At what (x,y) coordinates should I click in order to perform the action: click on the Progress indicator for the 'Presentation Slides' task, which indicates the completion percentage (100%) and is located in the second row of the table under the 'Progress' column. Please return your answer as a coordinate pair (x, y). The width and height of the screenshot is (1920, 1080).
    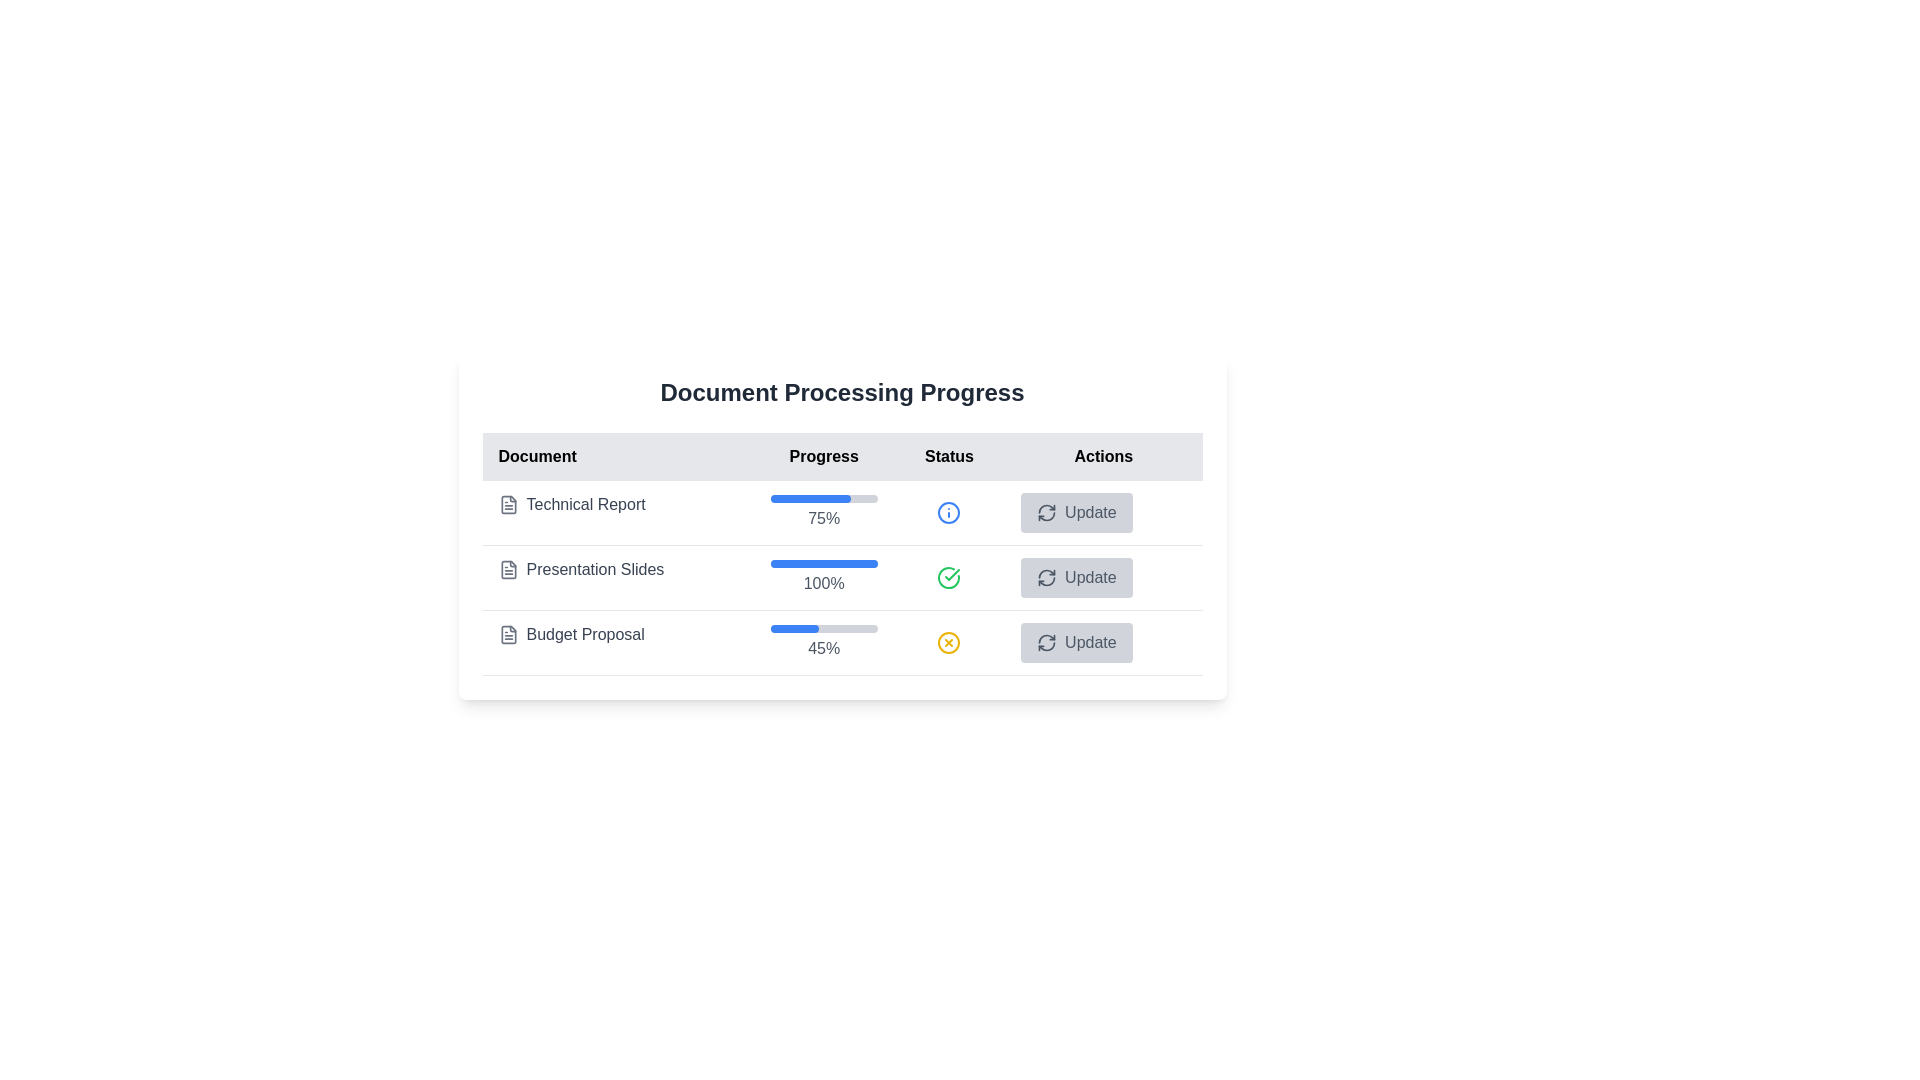
    Looking at the image, I should click on (842, 578).